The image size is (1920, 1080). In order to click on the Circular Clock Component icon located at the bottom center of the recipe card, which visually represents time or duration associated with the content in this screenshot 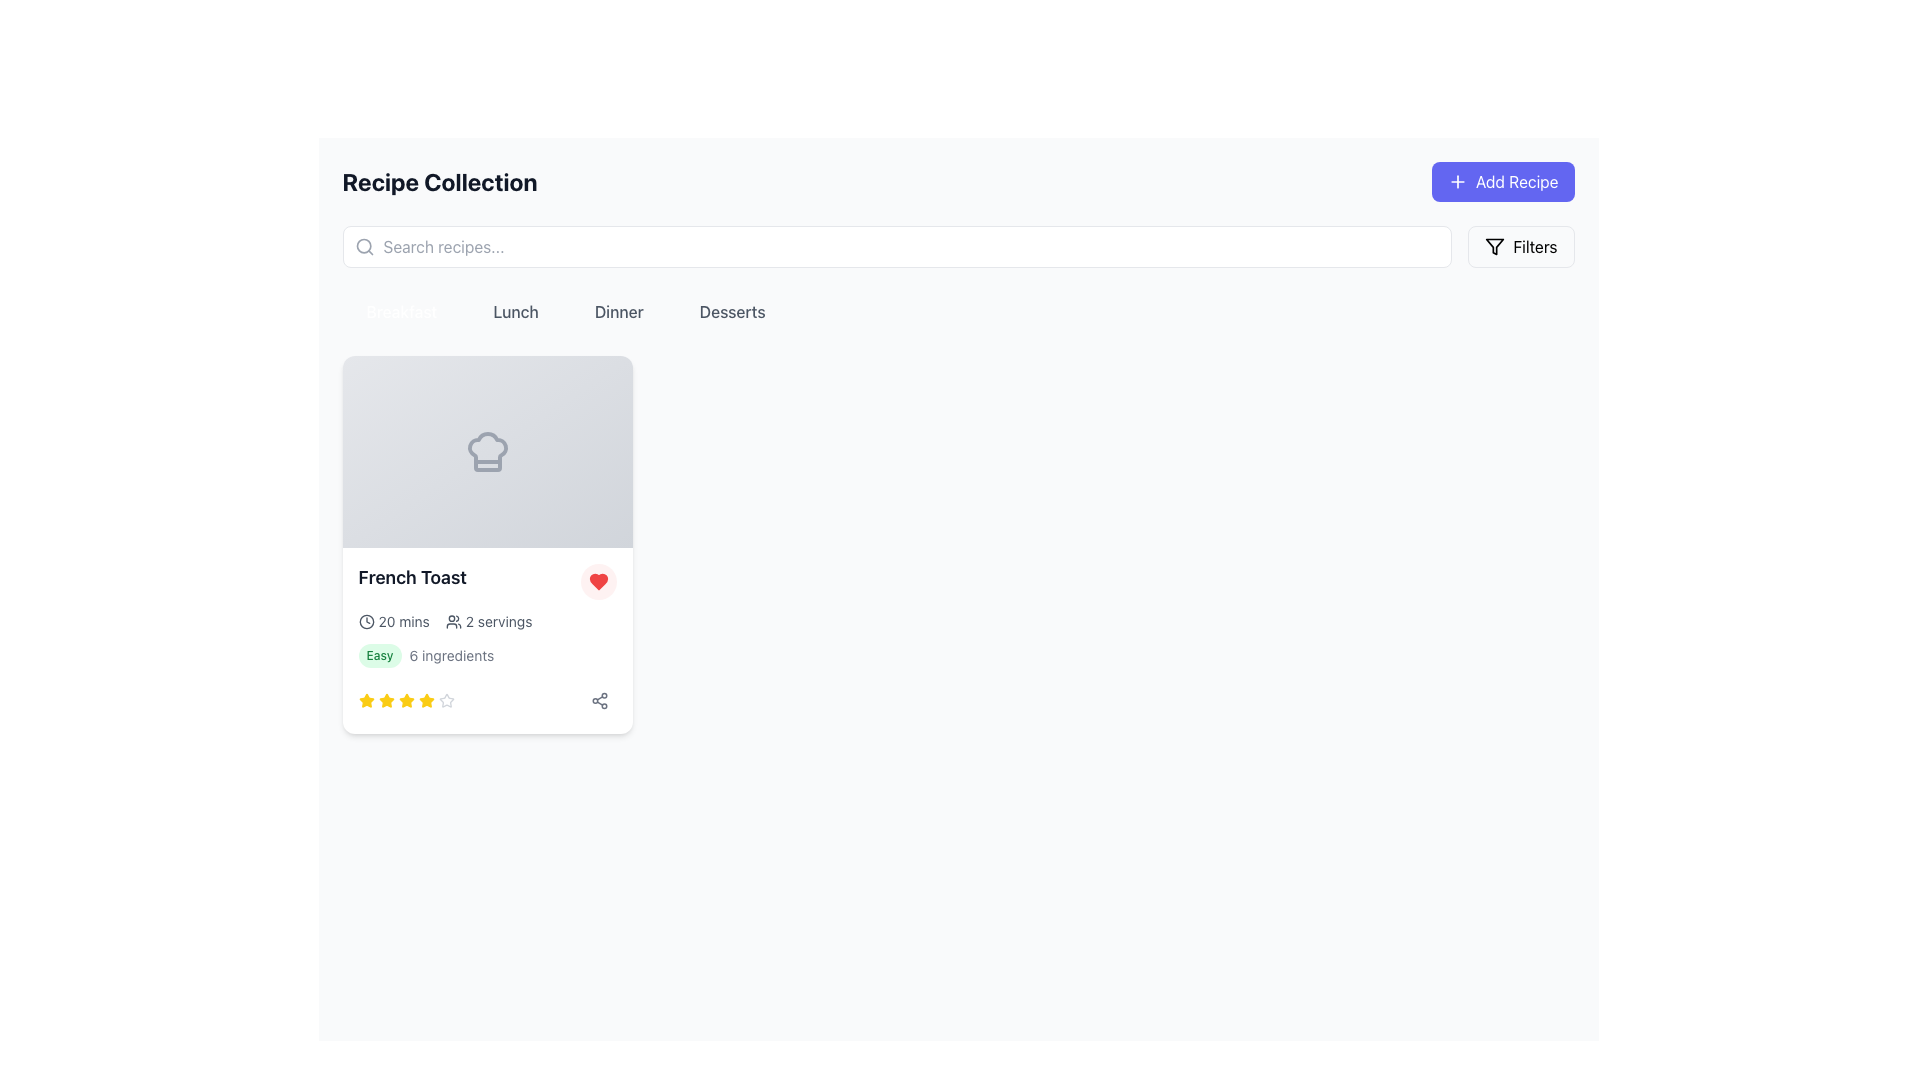, I will do `click(366, 620)`.